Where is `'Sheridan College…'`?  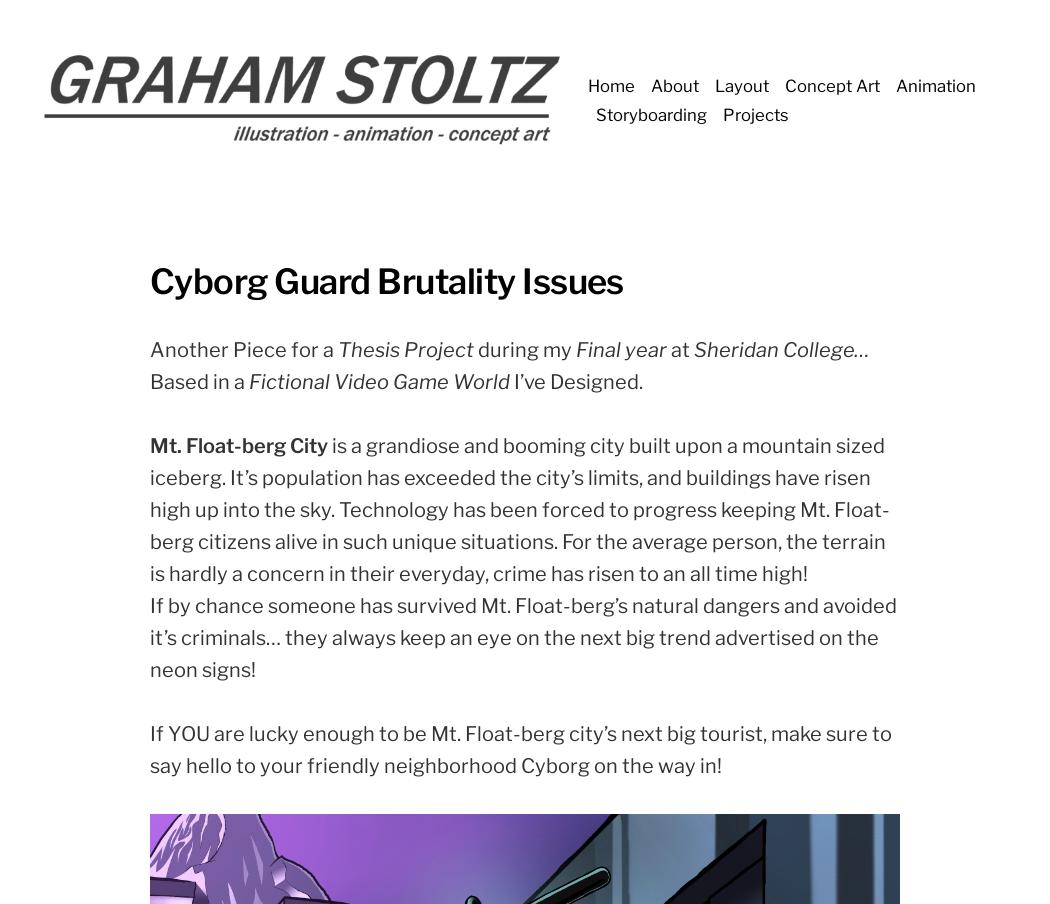 'Sheridan College…' is located at coordinates (782, 348).